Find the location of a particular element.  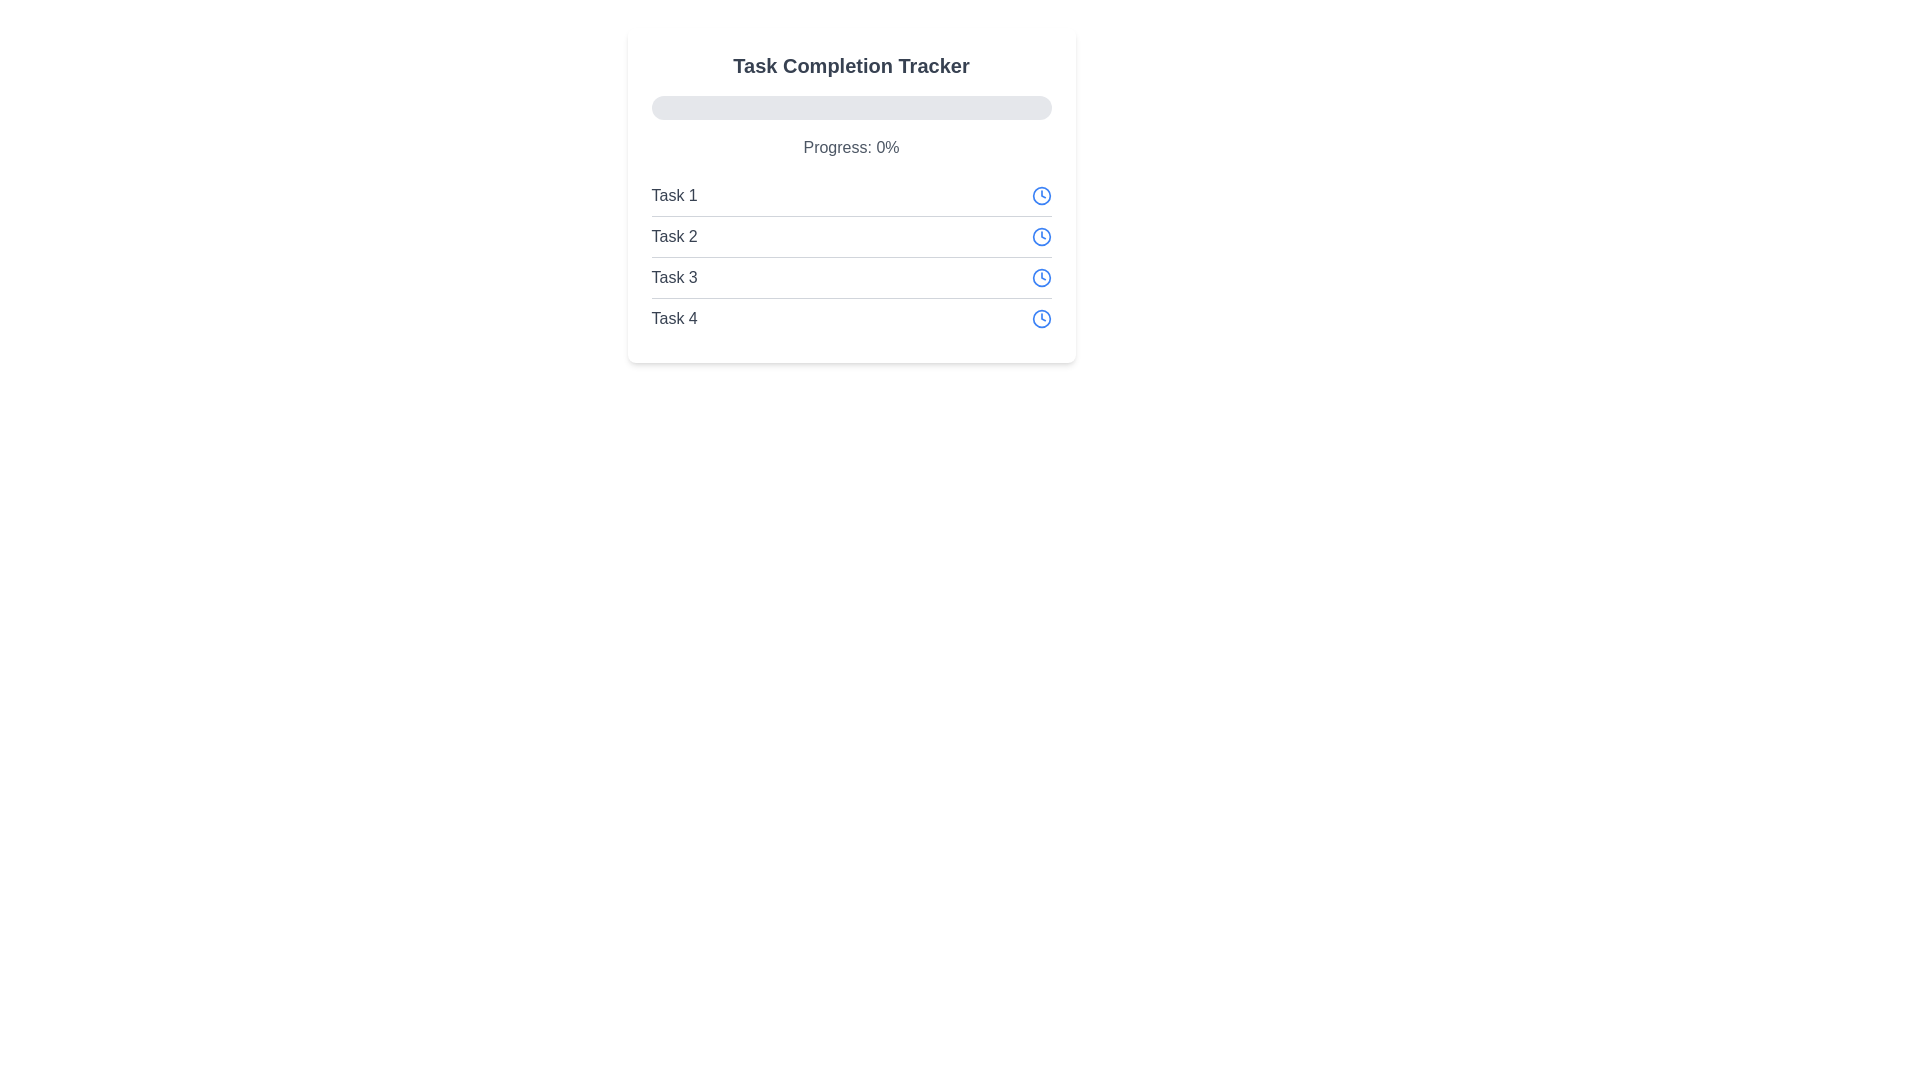

the SVG Circle element that is part of the clock icon for 'Task 4' in the 'Task Completion Tracker' interface is located at coordinates (1040, 318).